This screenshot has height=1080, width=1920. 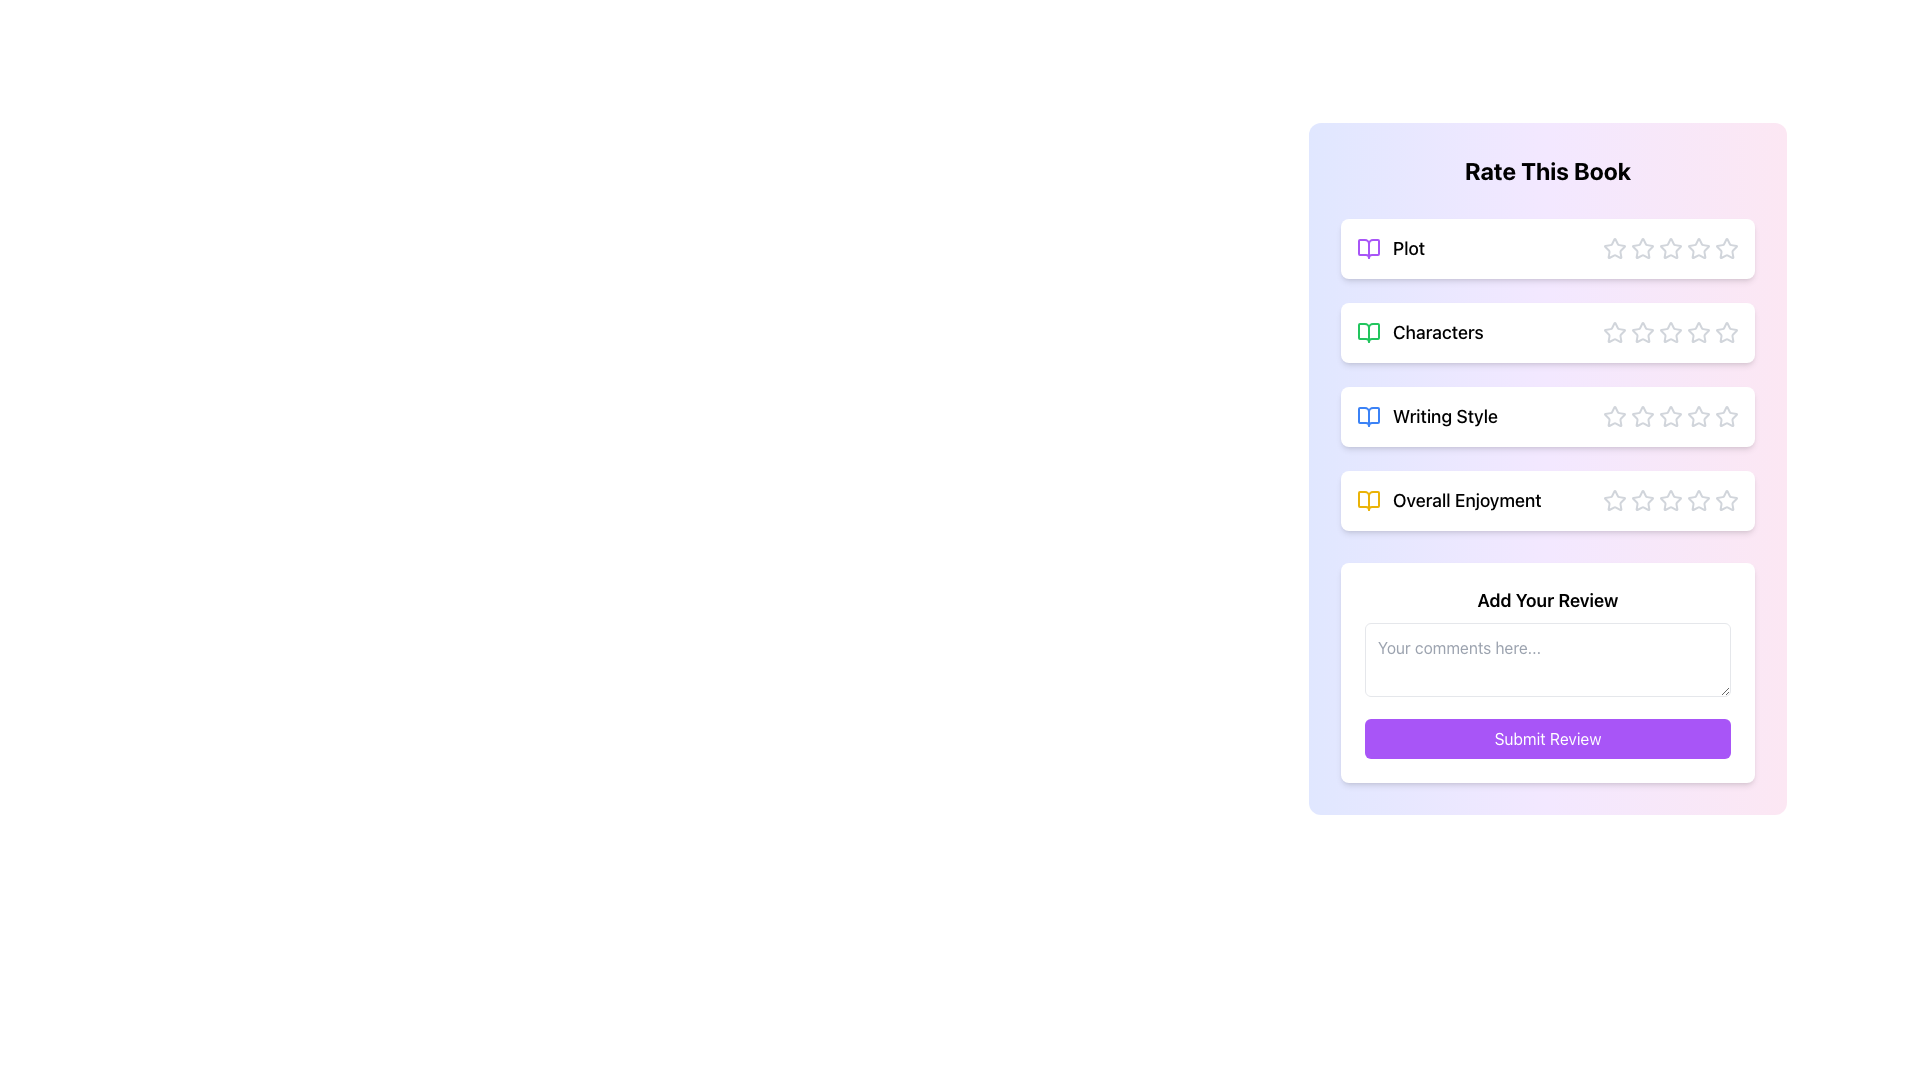 I want to click on the green book icon representing the 'Characters' rating in the 'Rate This Book' section, which is located prominently to the left of the 'Characters' text label, so click(x=1367, y=331).